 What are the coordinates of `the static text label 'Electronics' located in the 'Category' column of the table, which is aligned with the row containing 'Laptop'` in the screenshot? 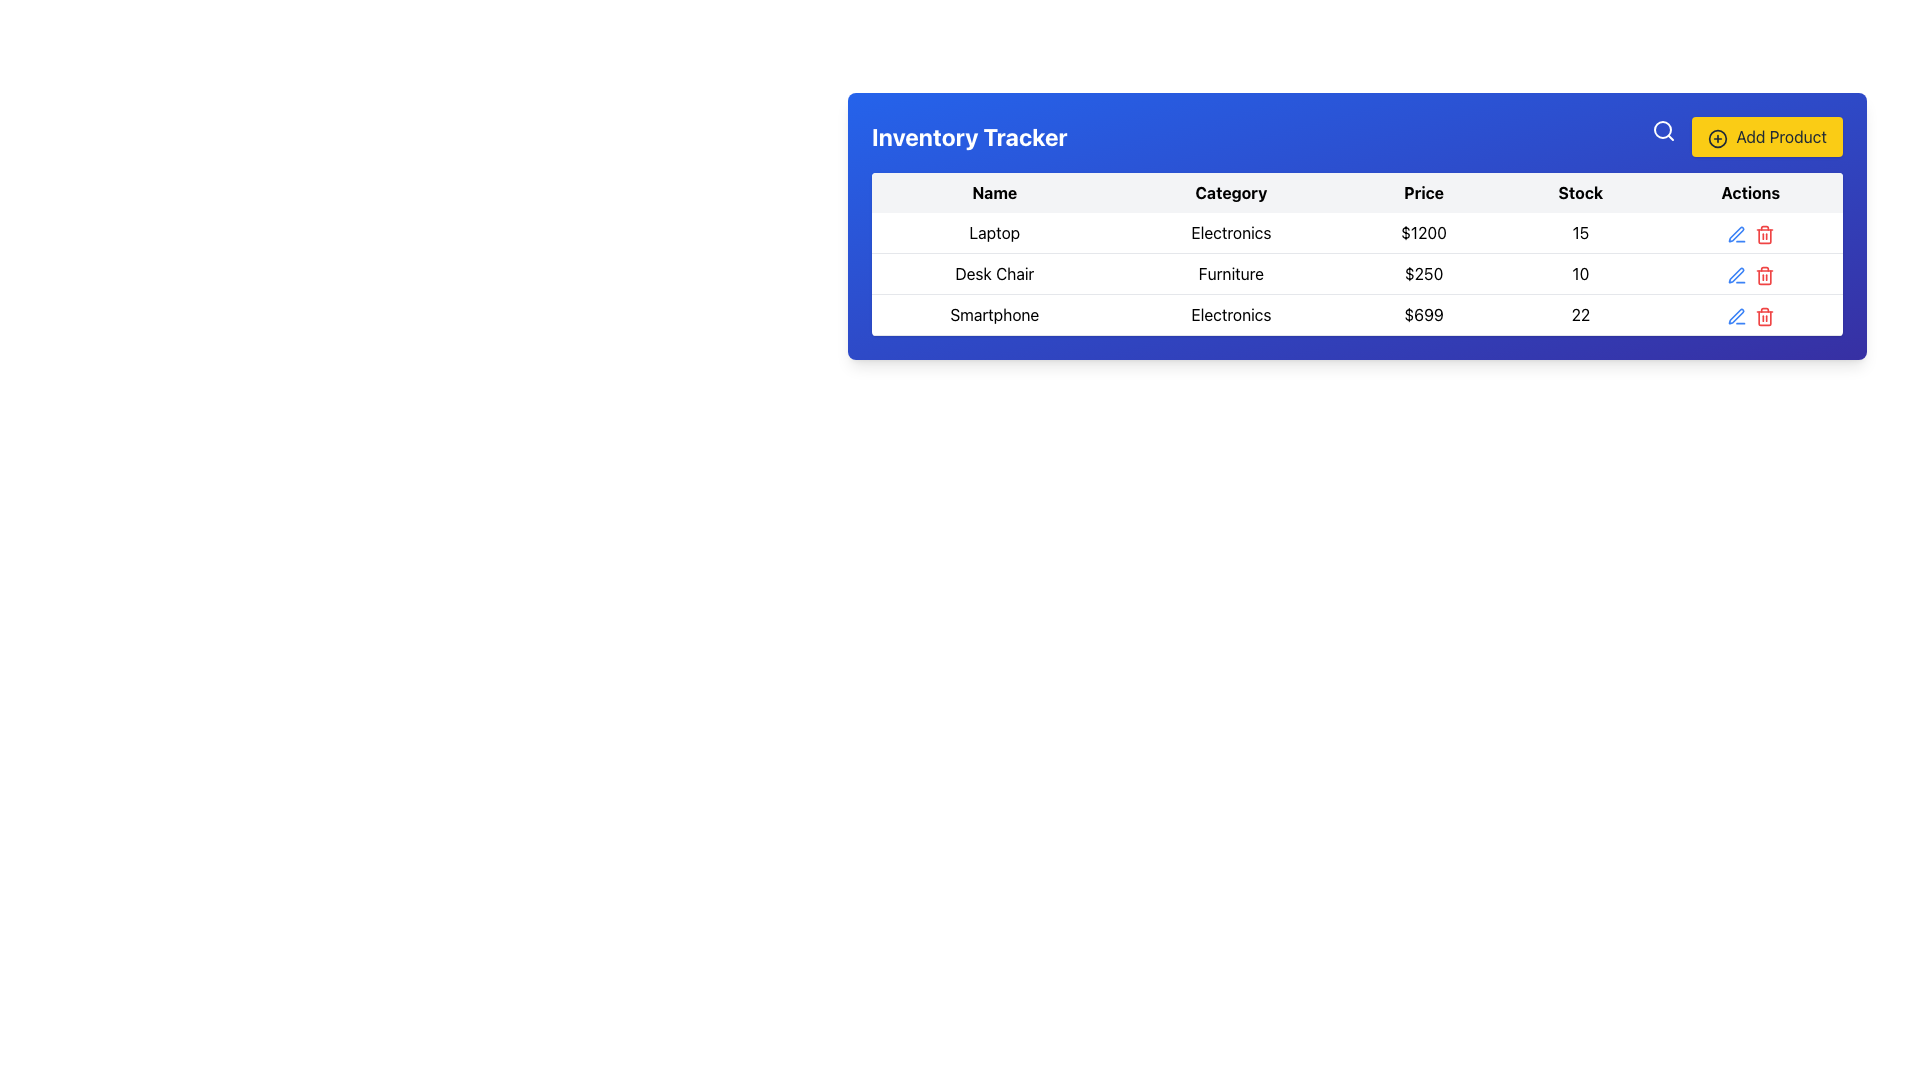 It's located at (1230, 232).